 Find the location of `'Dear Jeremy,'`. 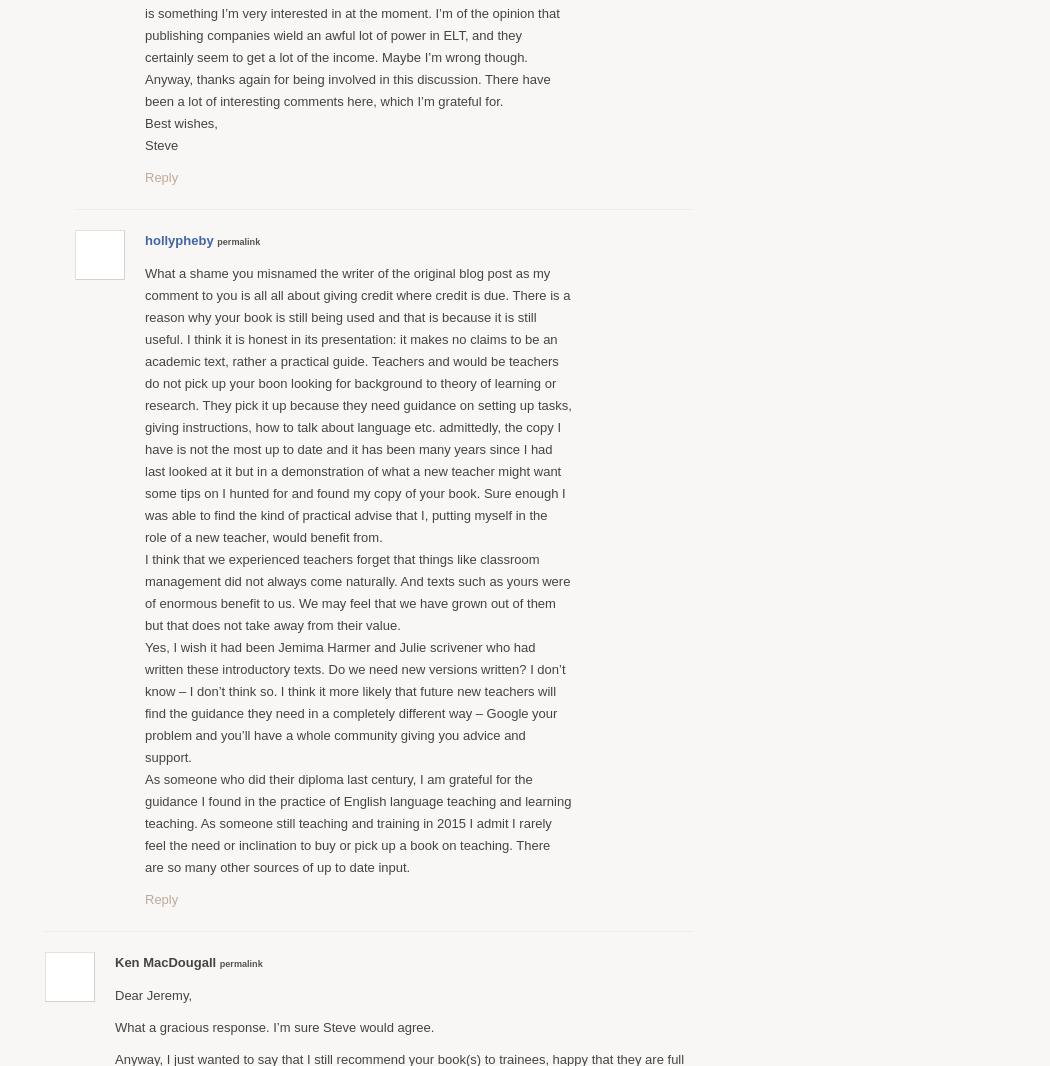

'Dear Jeremy,' is located at coordinates (113, 994).